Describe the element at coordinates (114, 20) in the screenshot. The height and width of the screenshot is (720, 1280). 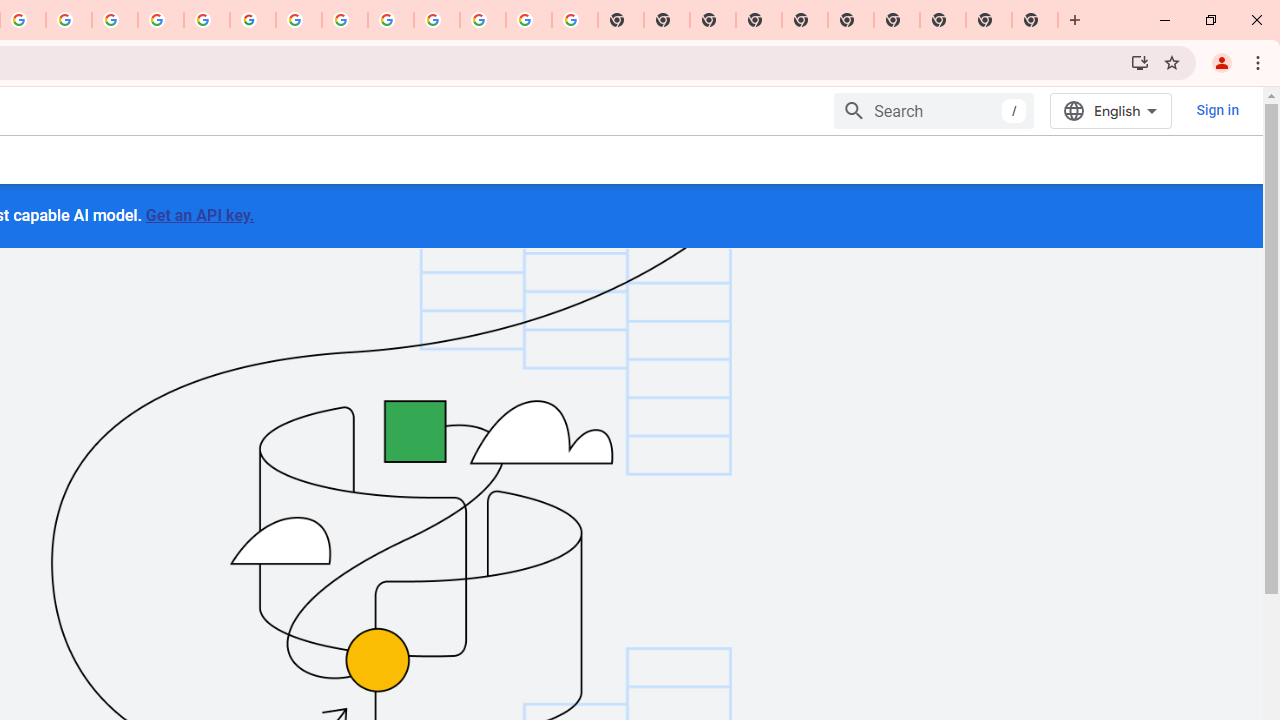
I see `'Privacy Help Center - Policies Help'` at that location.